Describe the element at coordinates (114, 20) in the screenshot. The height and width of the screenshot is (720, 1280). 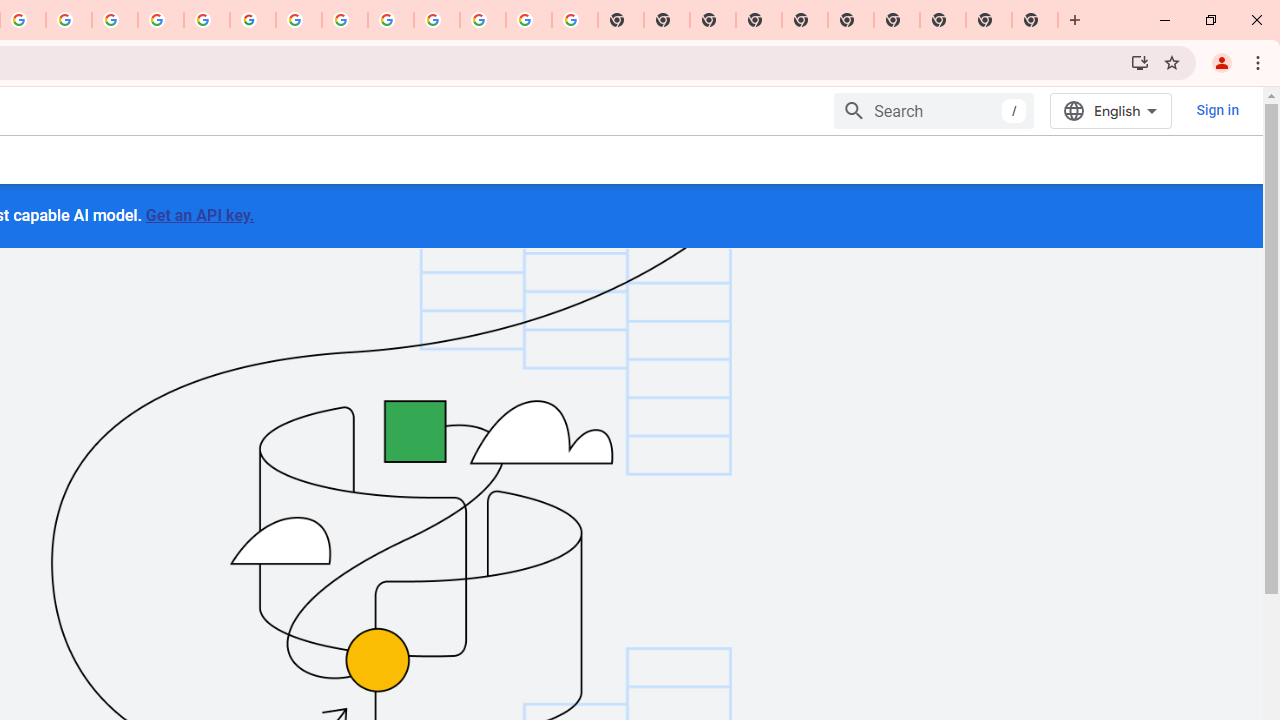
I see `'Privacy Help Center - Policies Help'` at that location.